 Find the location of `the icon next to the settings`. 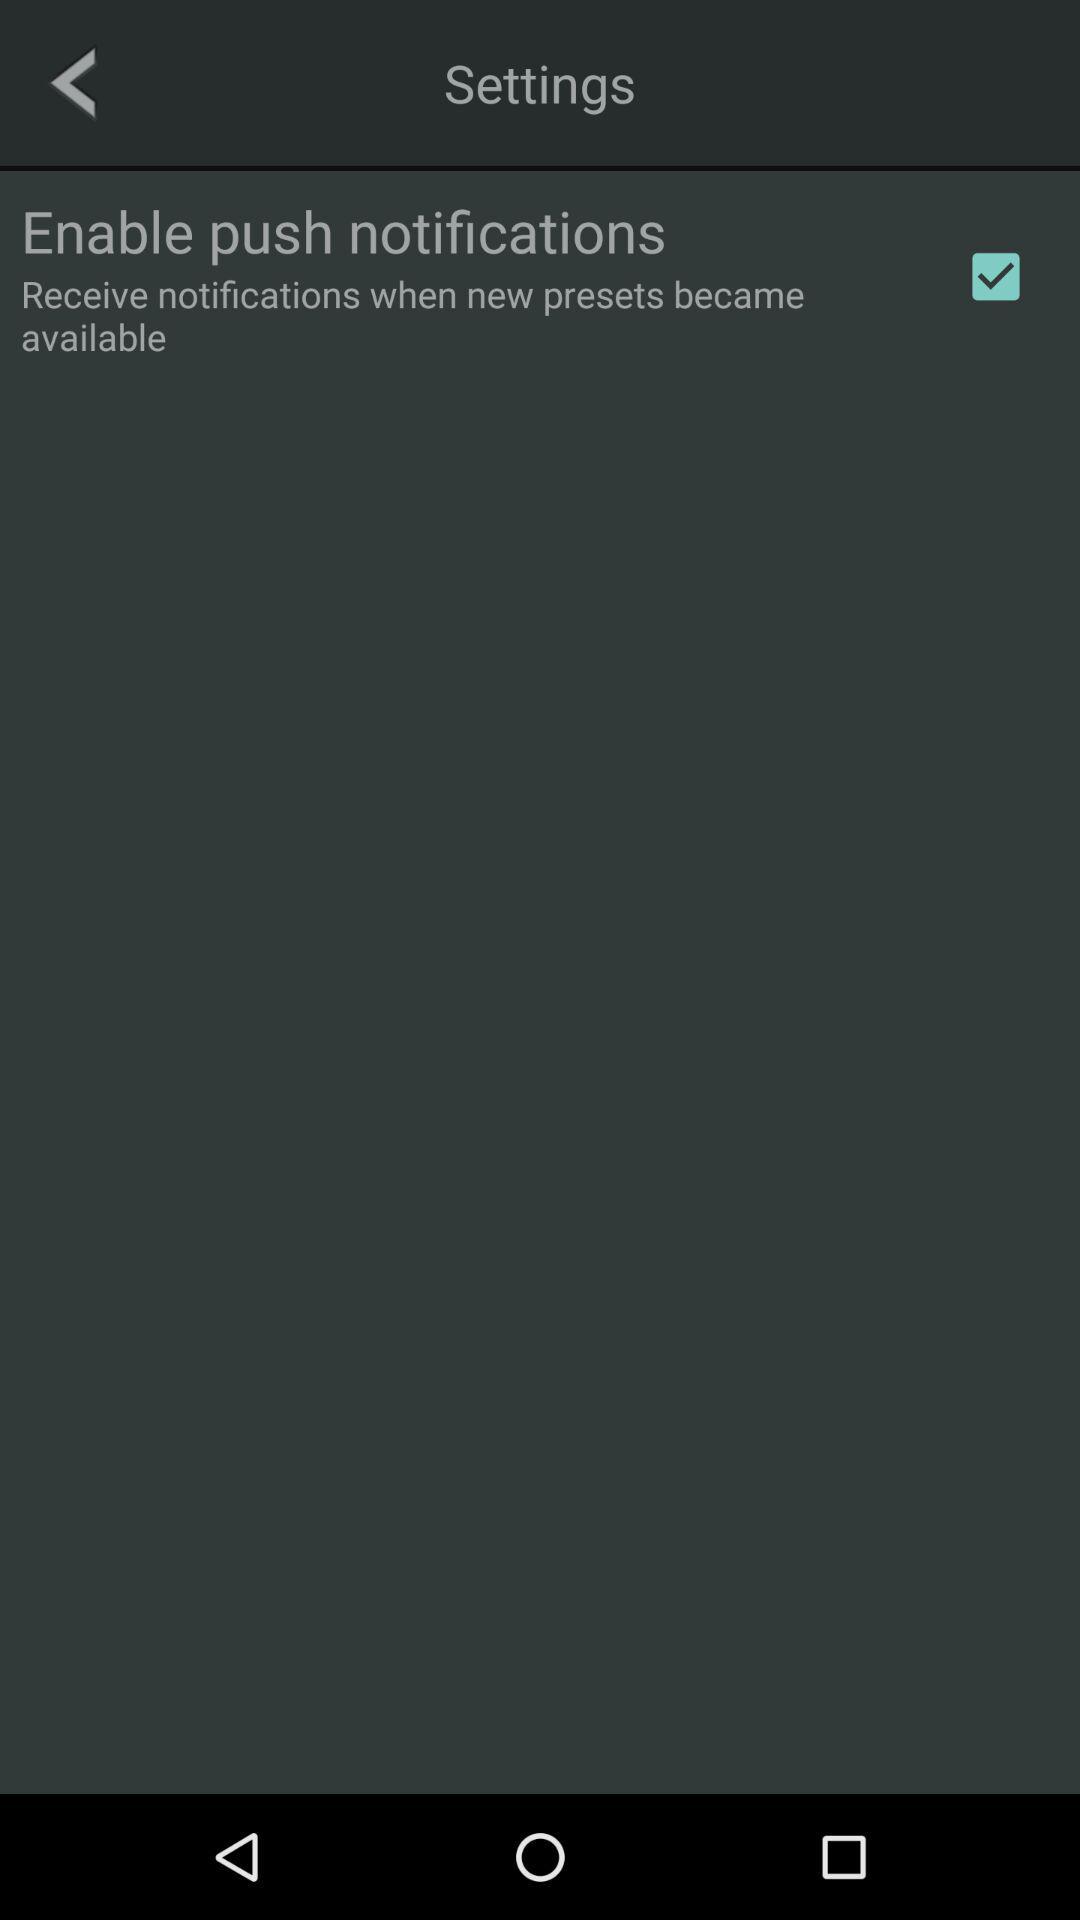

the icon next to the settings is located at coordinates (71, 81).